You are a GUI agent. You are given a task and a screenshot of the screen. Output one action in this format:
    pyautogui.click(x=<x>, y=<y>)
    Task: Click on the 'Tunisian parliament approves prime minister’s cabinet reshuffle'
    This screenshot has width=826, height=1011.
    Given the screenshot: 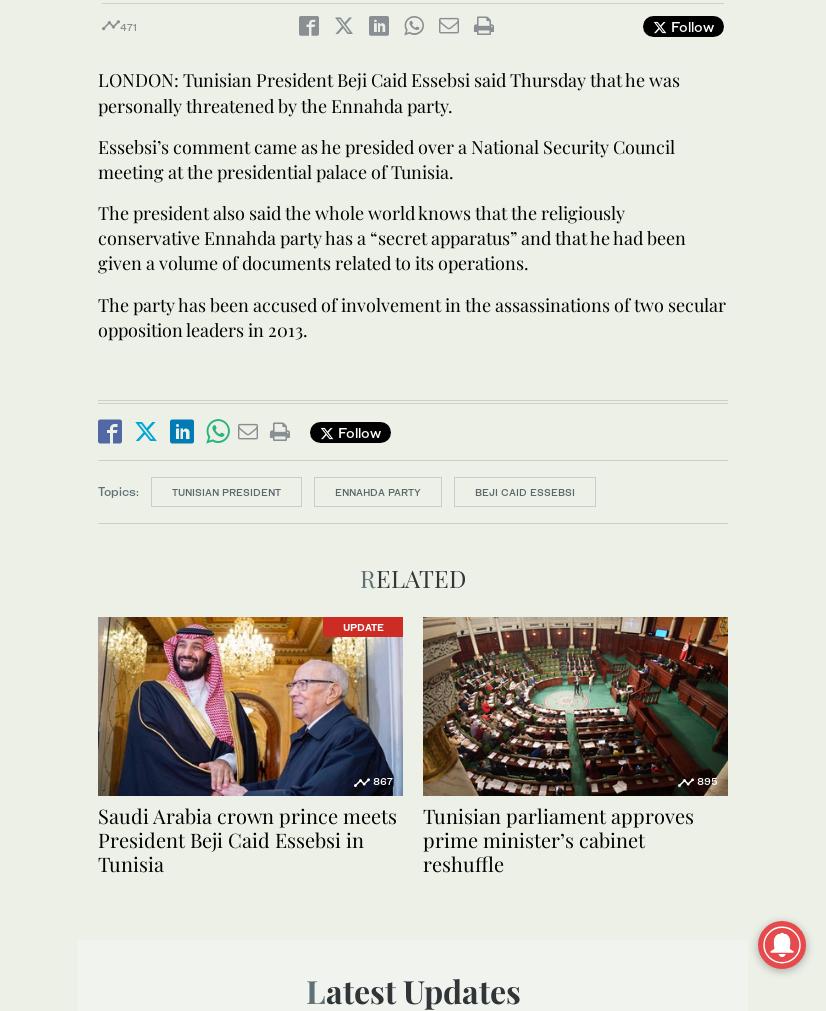 What is the action you would take?
    pyautogui.click(x=558, y=838)
    